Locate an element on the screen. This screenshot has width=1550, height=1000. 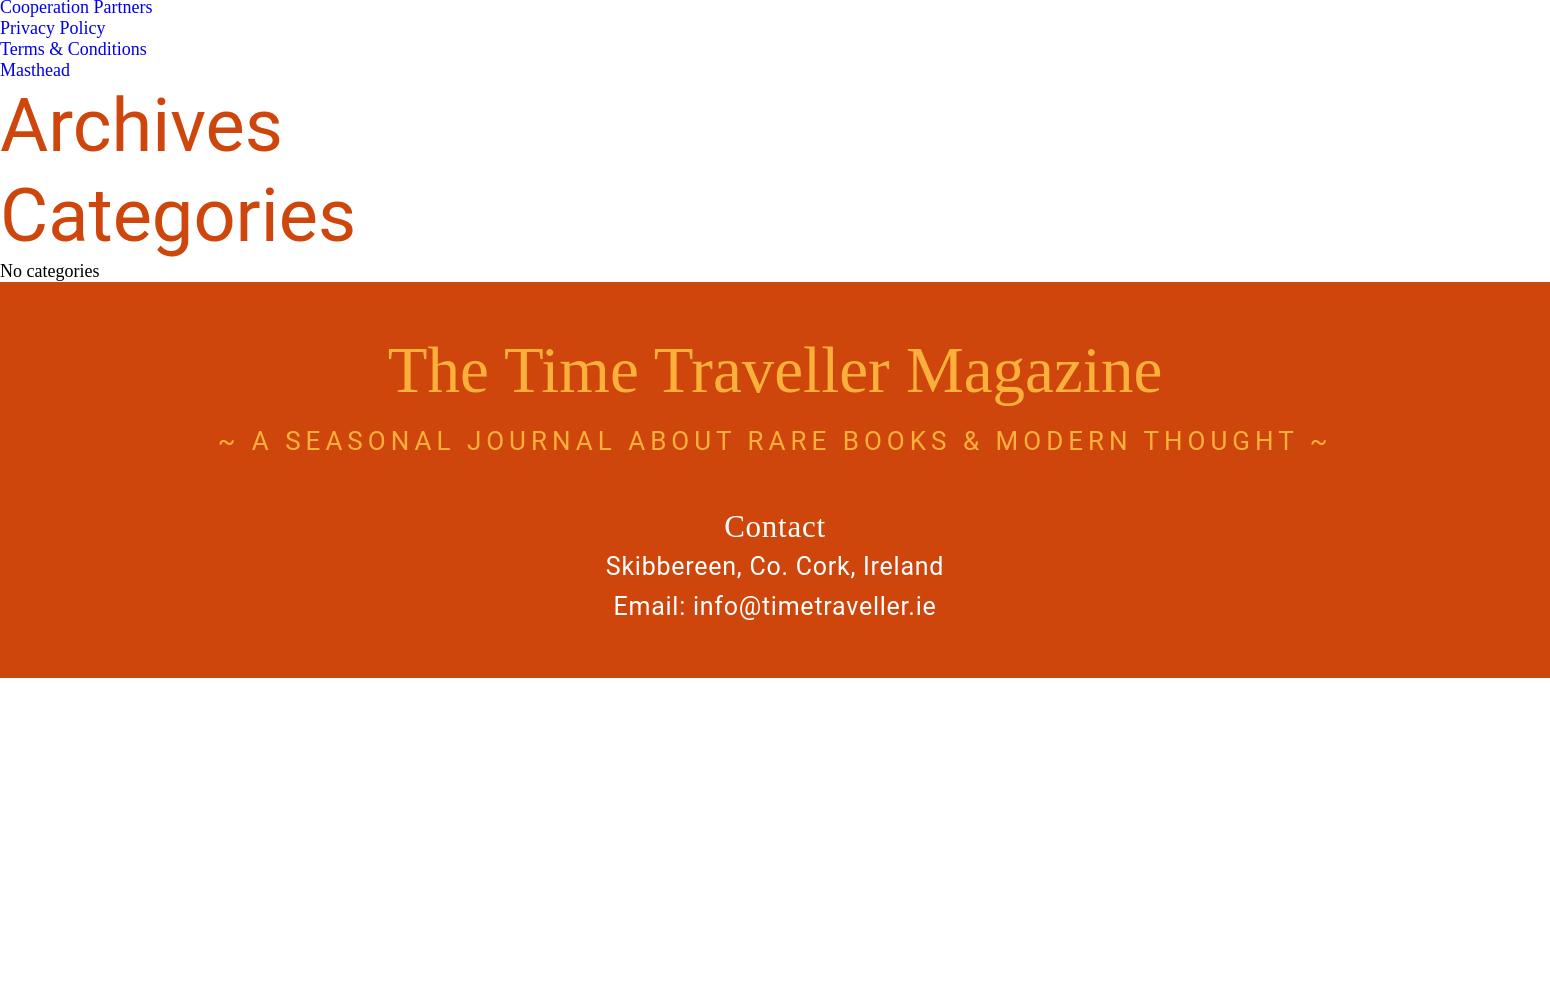
'Privacy Policy' is located at coordinates (0, 28).